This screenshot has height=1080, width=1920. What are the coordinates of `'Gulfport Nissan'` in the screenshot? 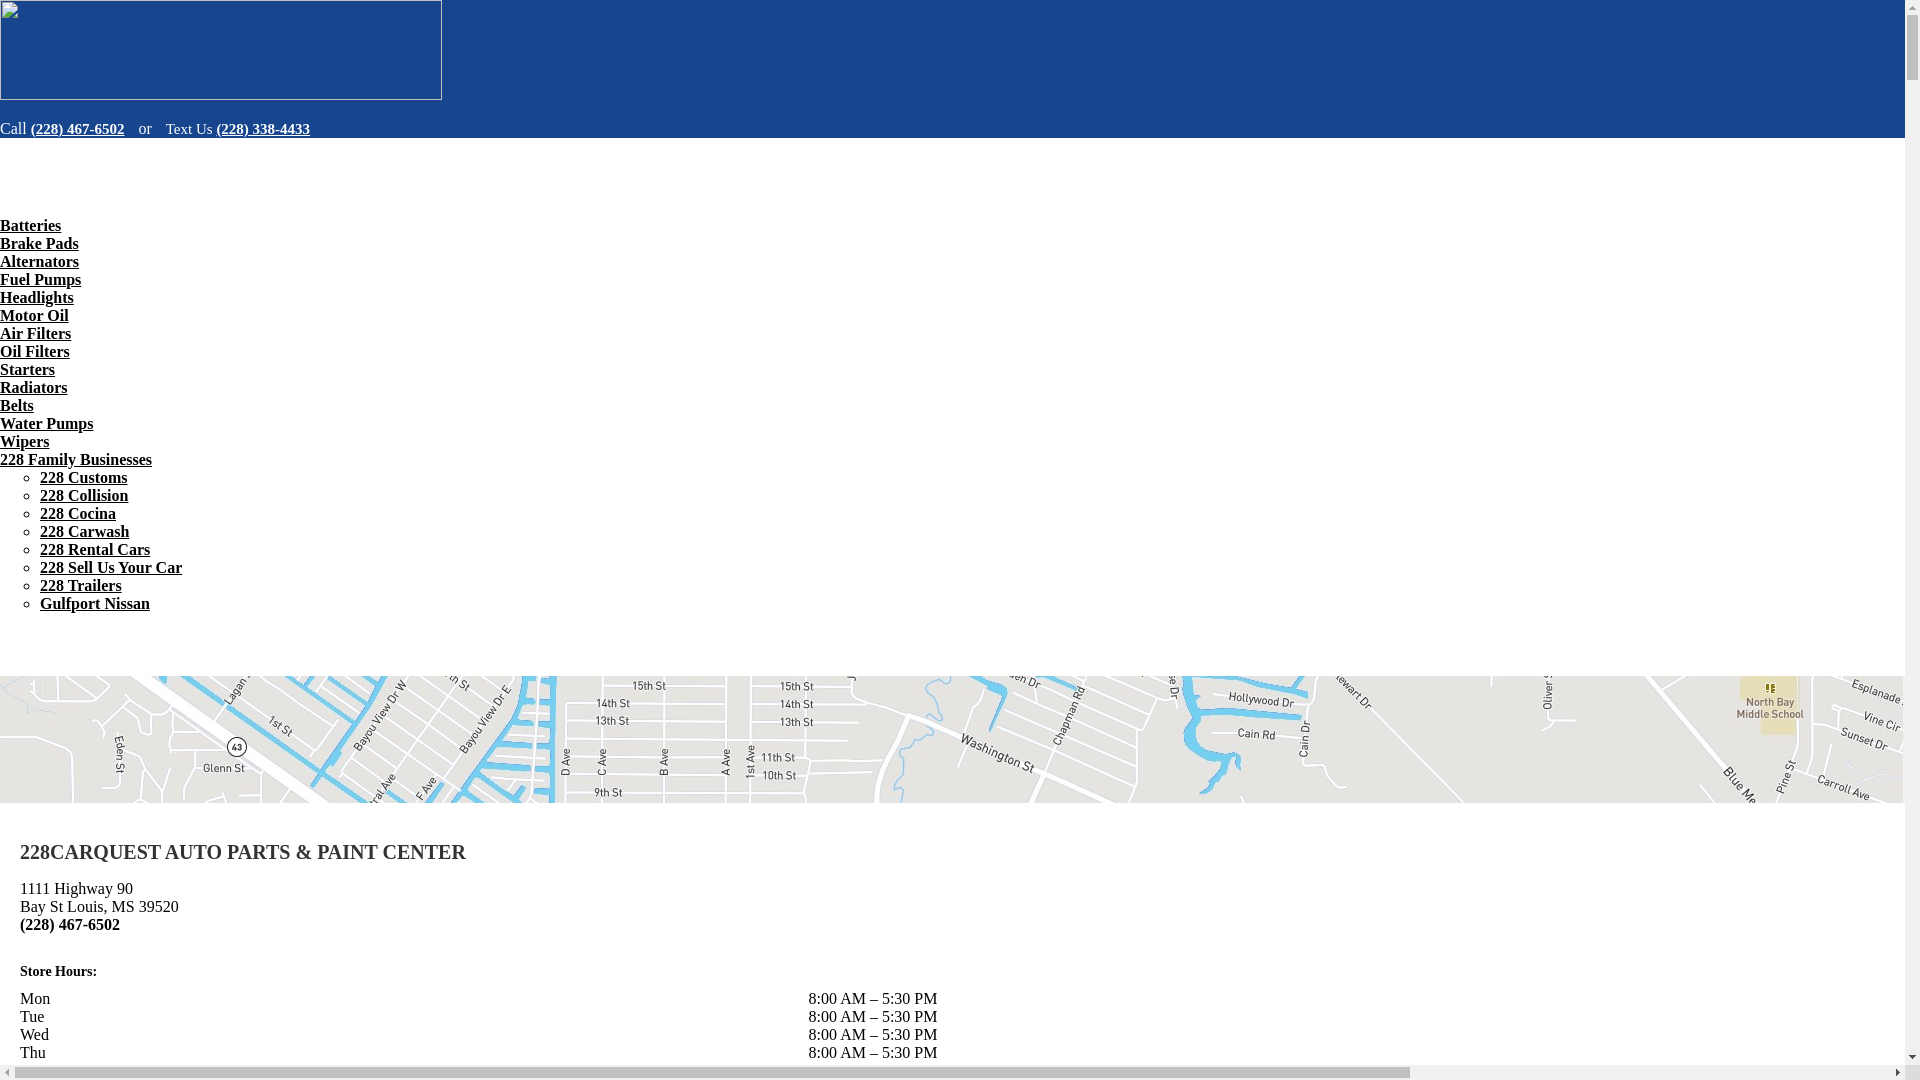 It's located at (94, 602).